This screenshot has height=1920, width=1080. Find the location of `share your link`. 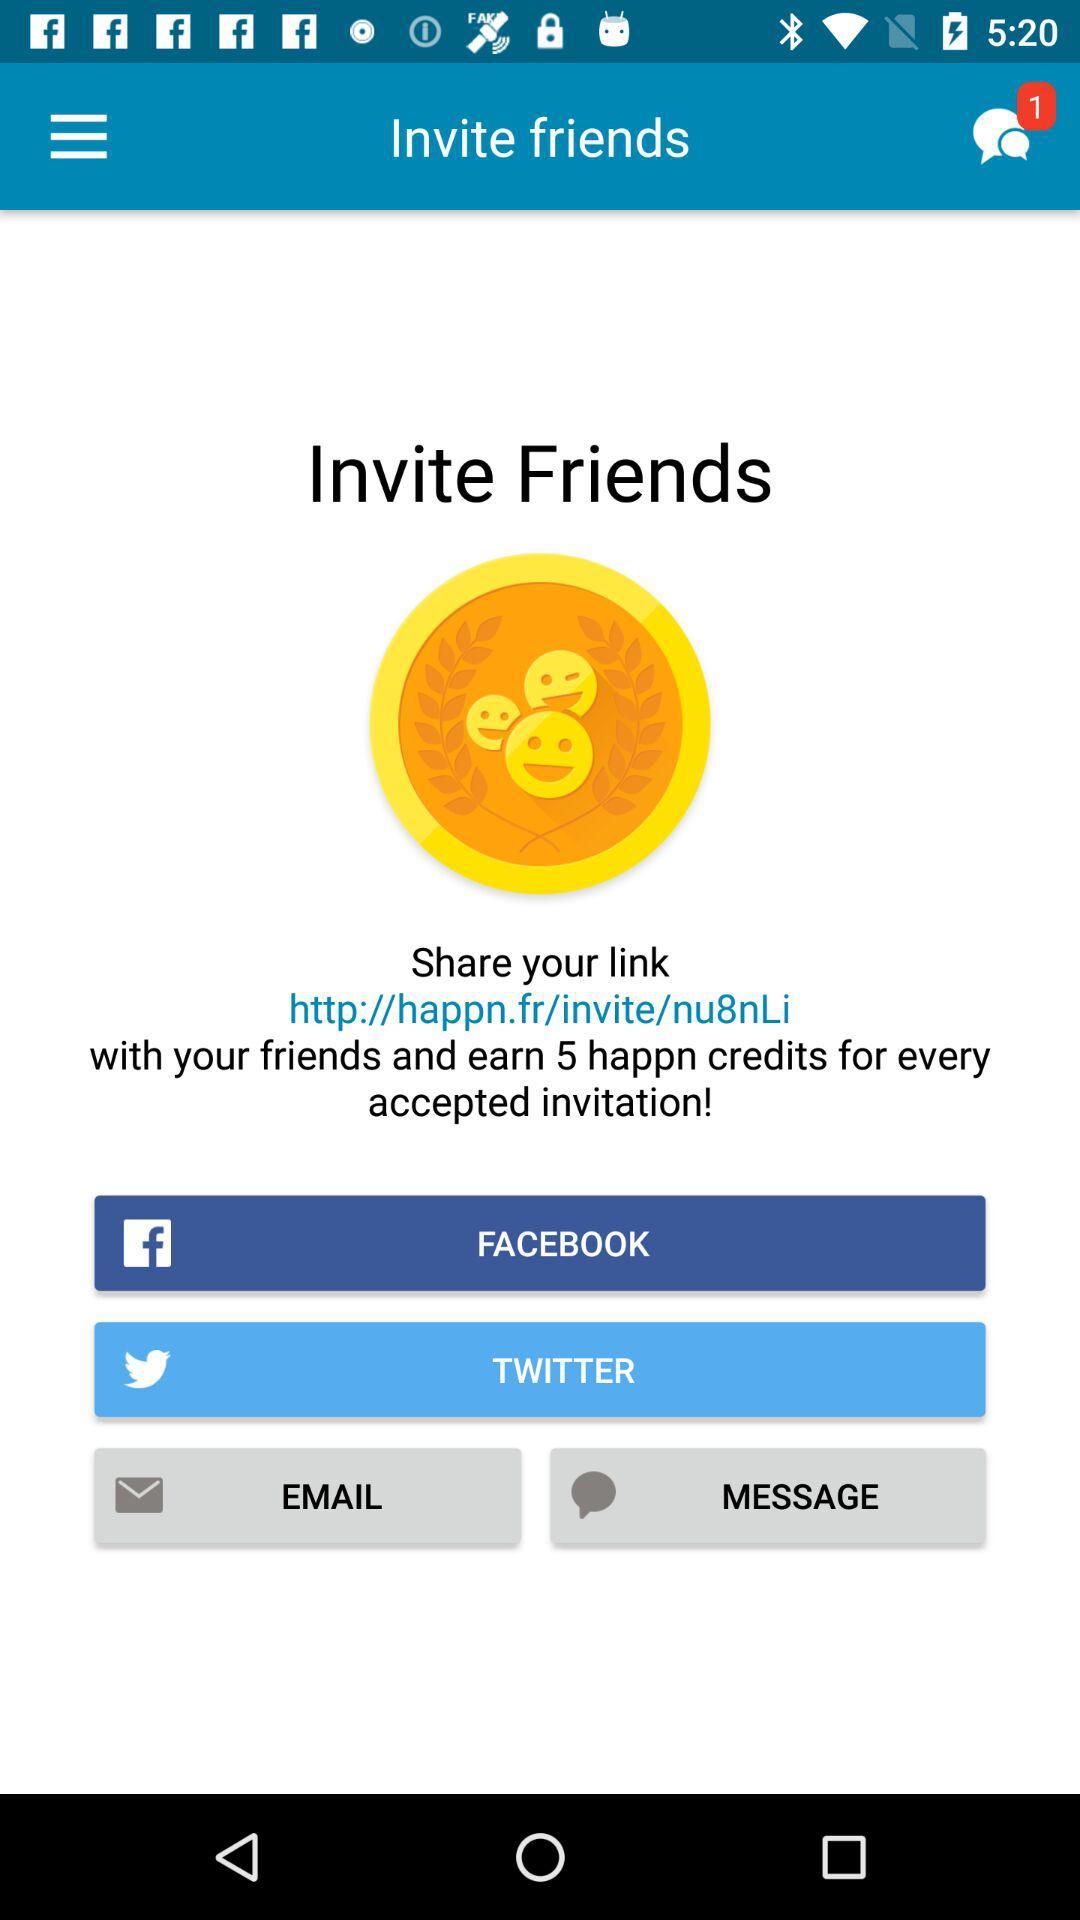

share your link is located at coordinates (540, 1030).